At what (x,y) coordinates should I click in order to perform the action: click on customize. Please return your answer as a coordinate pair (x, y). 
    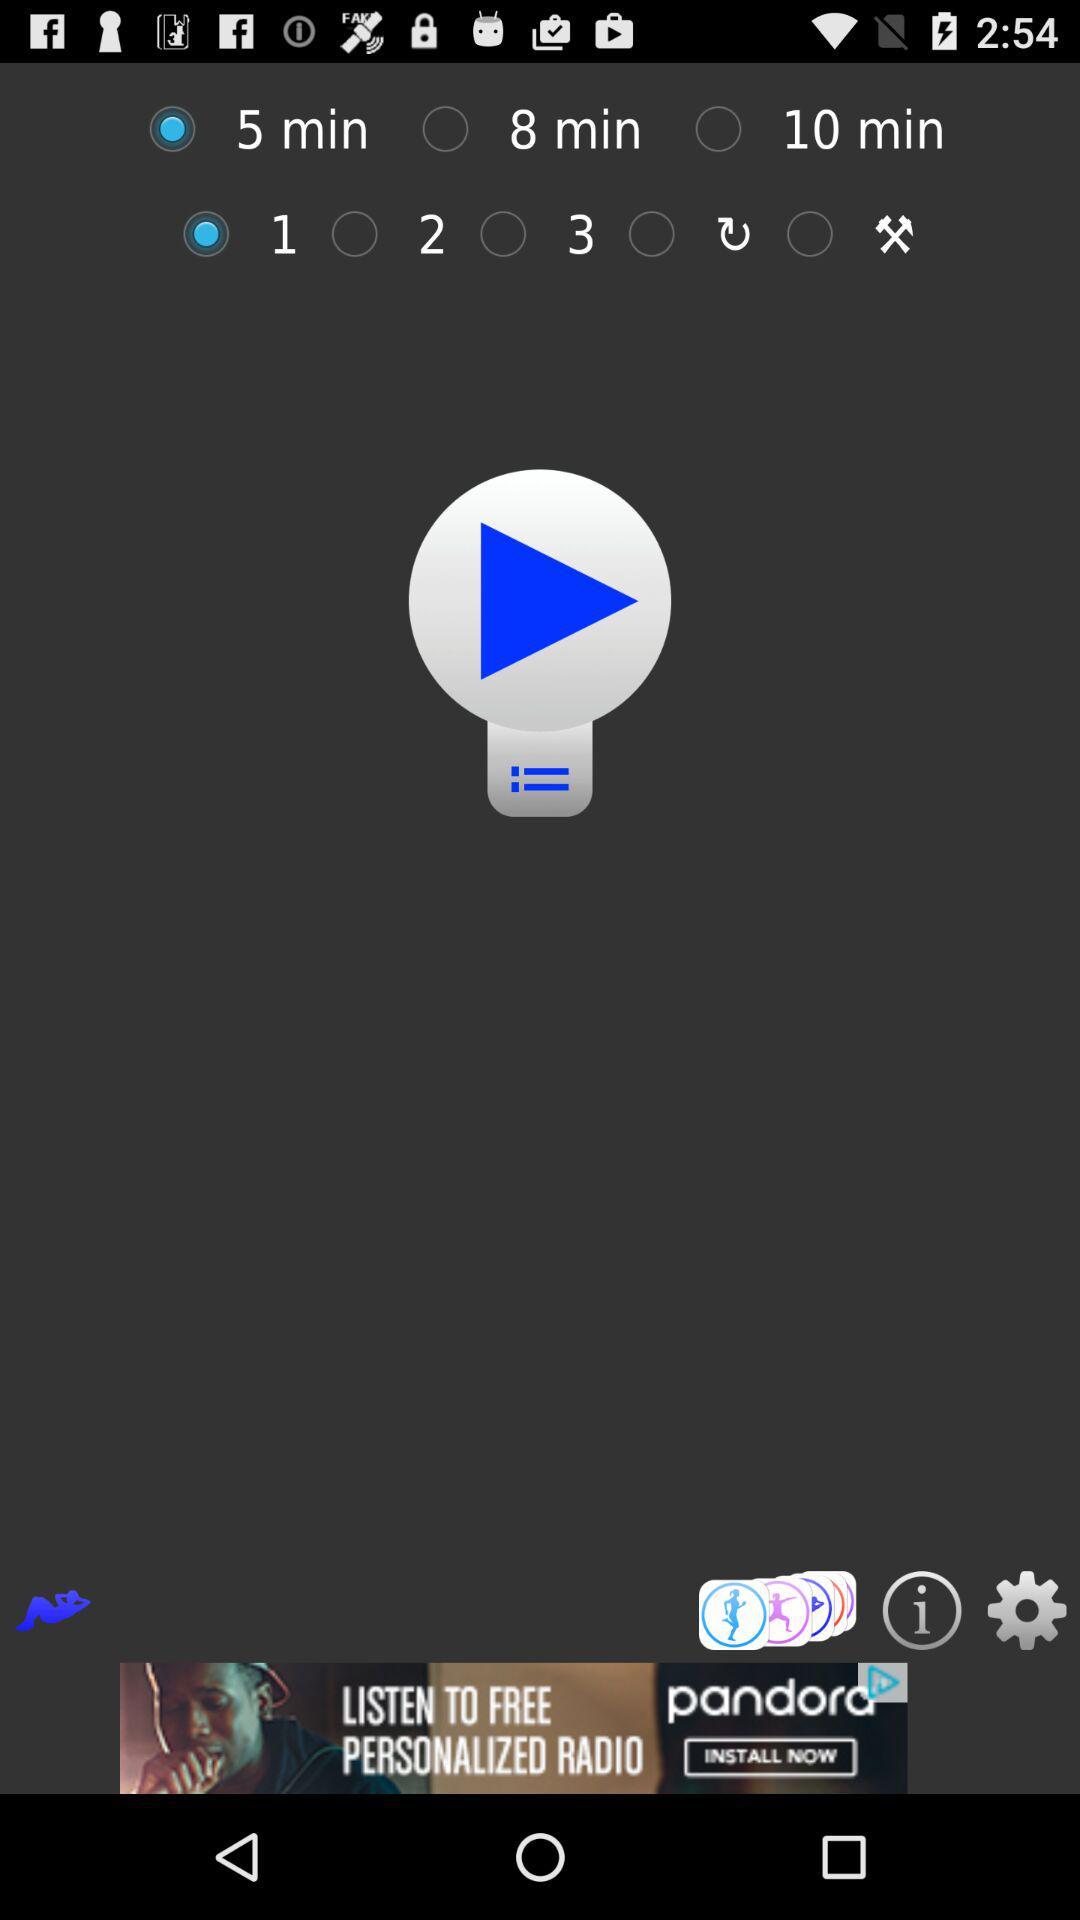
    Looking at the image, I should click on (182, 128).